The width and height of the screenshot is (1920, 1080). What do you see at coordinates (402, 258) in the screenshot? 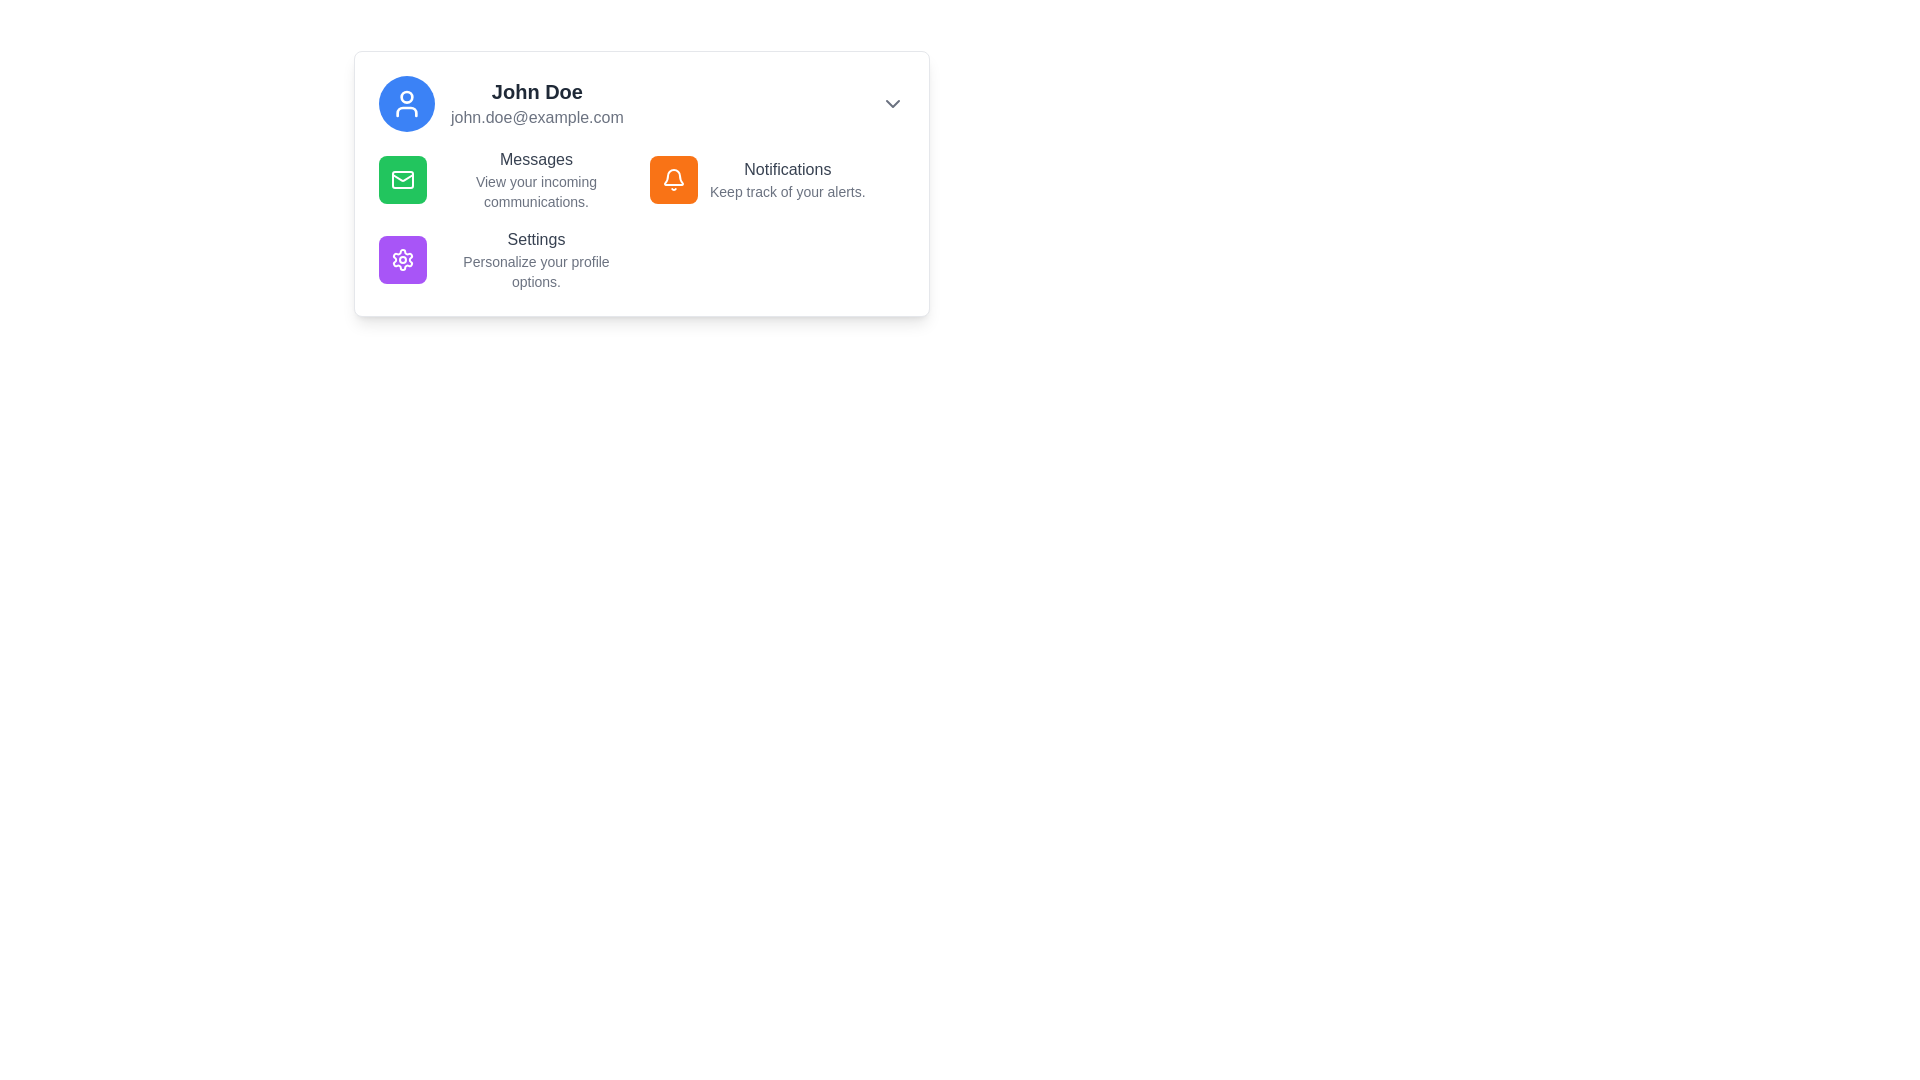
I see `the cogwheel-shaped settings icon with a white outline and purple background to trigger a tooltip, if available` at bounding box center [402, 258].